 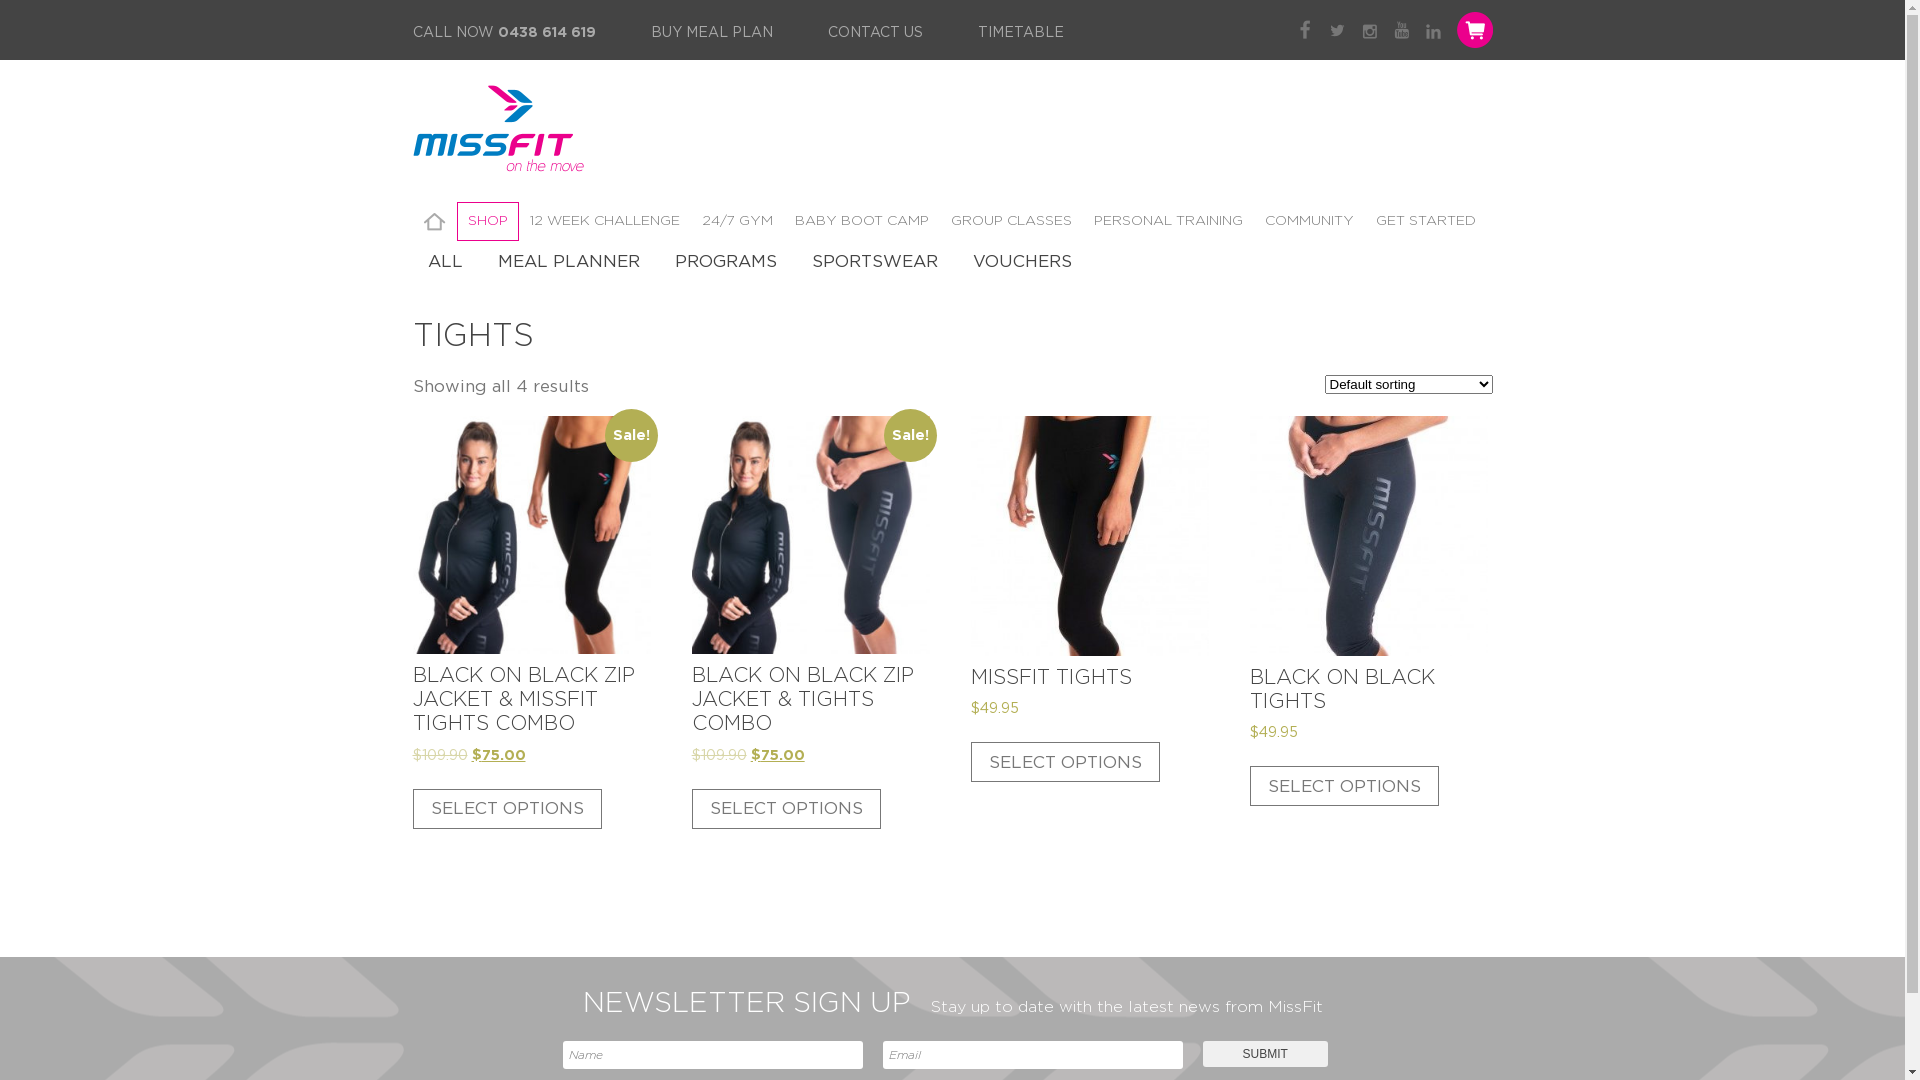 I want to click on '24/7 GYM', so click(x=690, y=221).